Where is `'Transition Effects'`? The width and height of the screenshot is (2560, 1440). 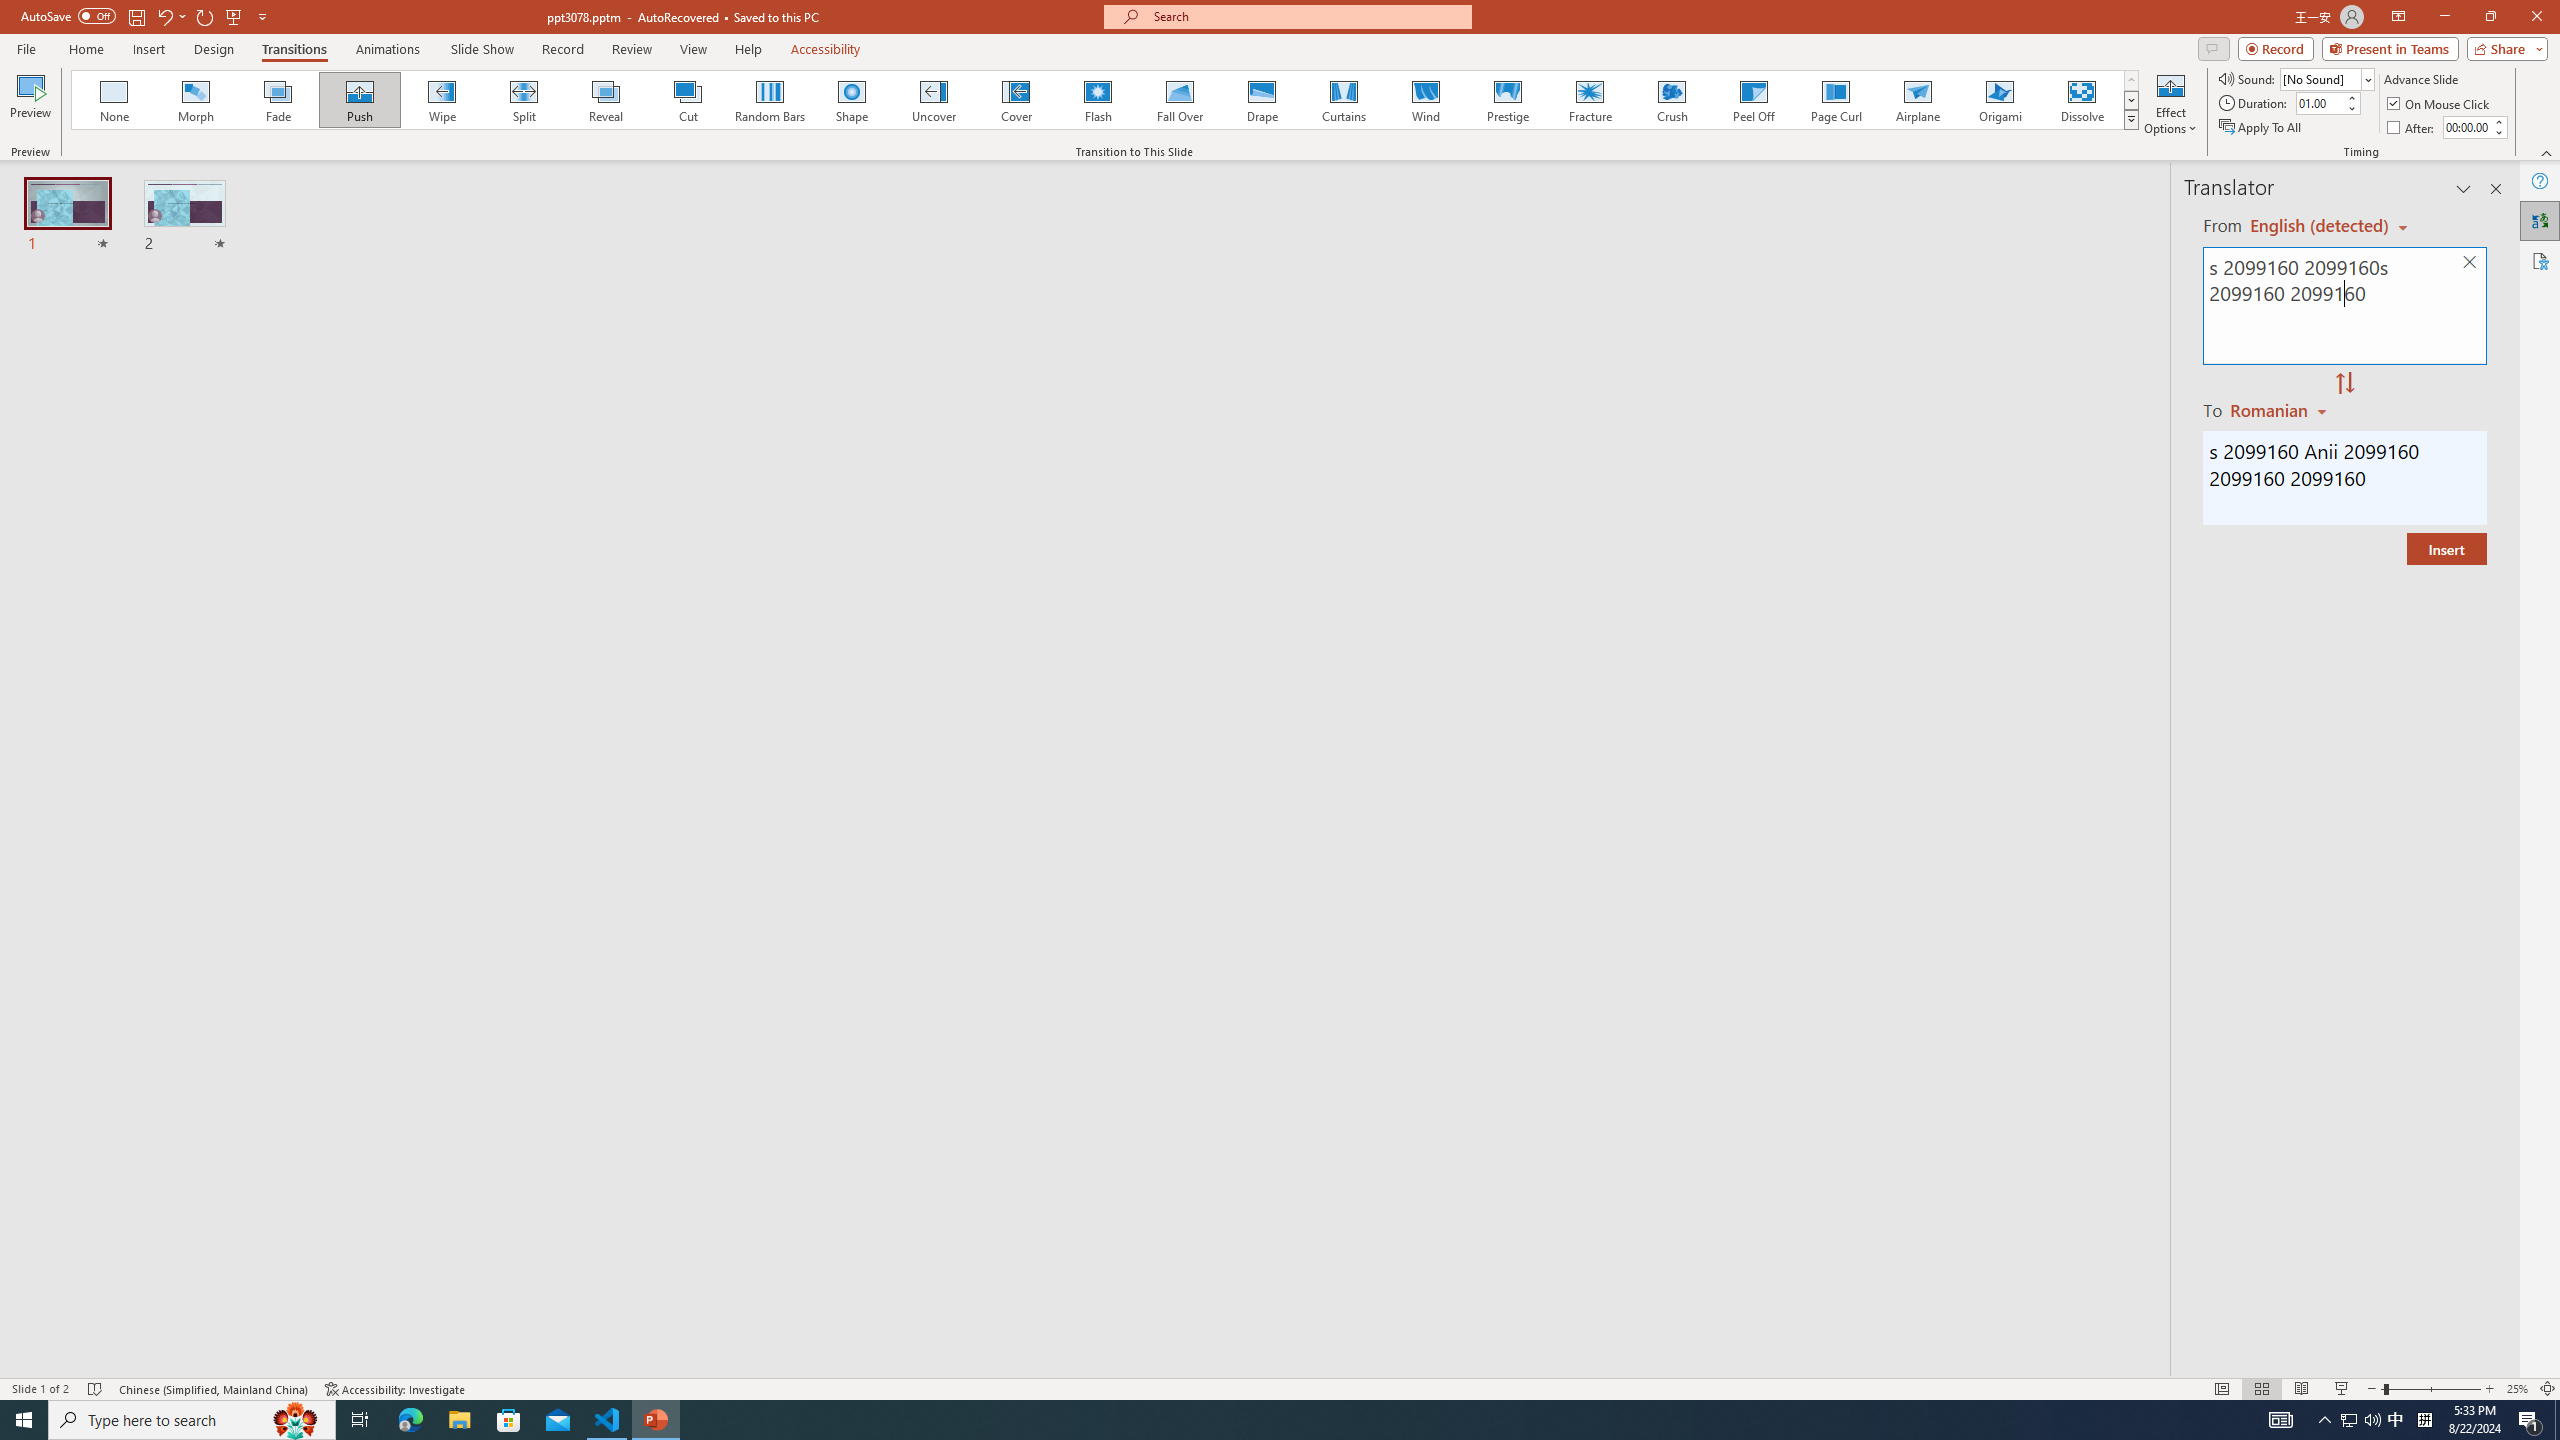 'Transition Effects' is located at coordinates (2131, 118).